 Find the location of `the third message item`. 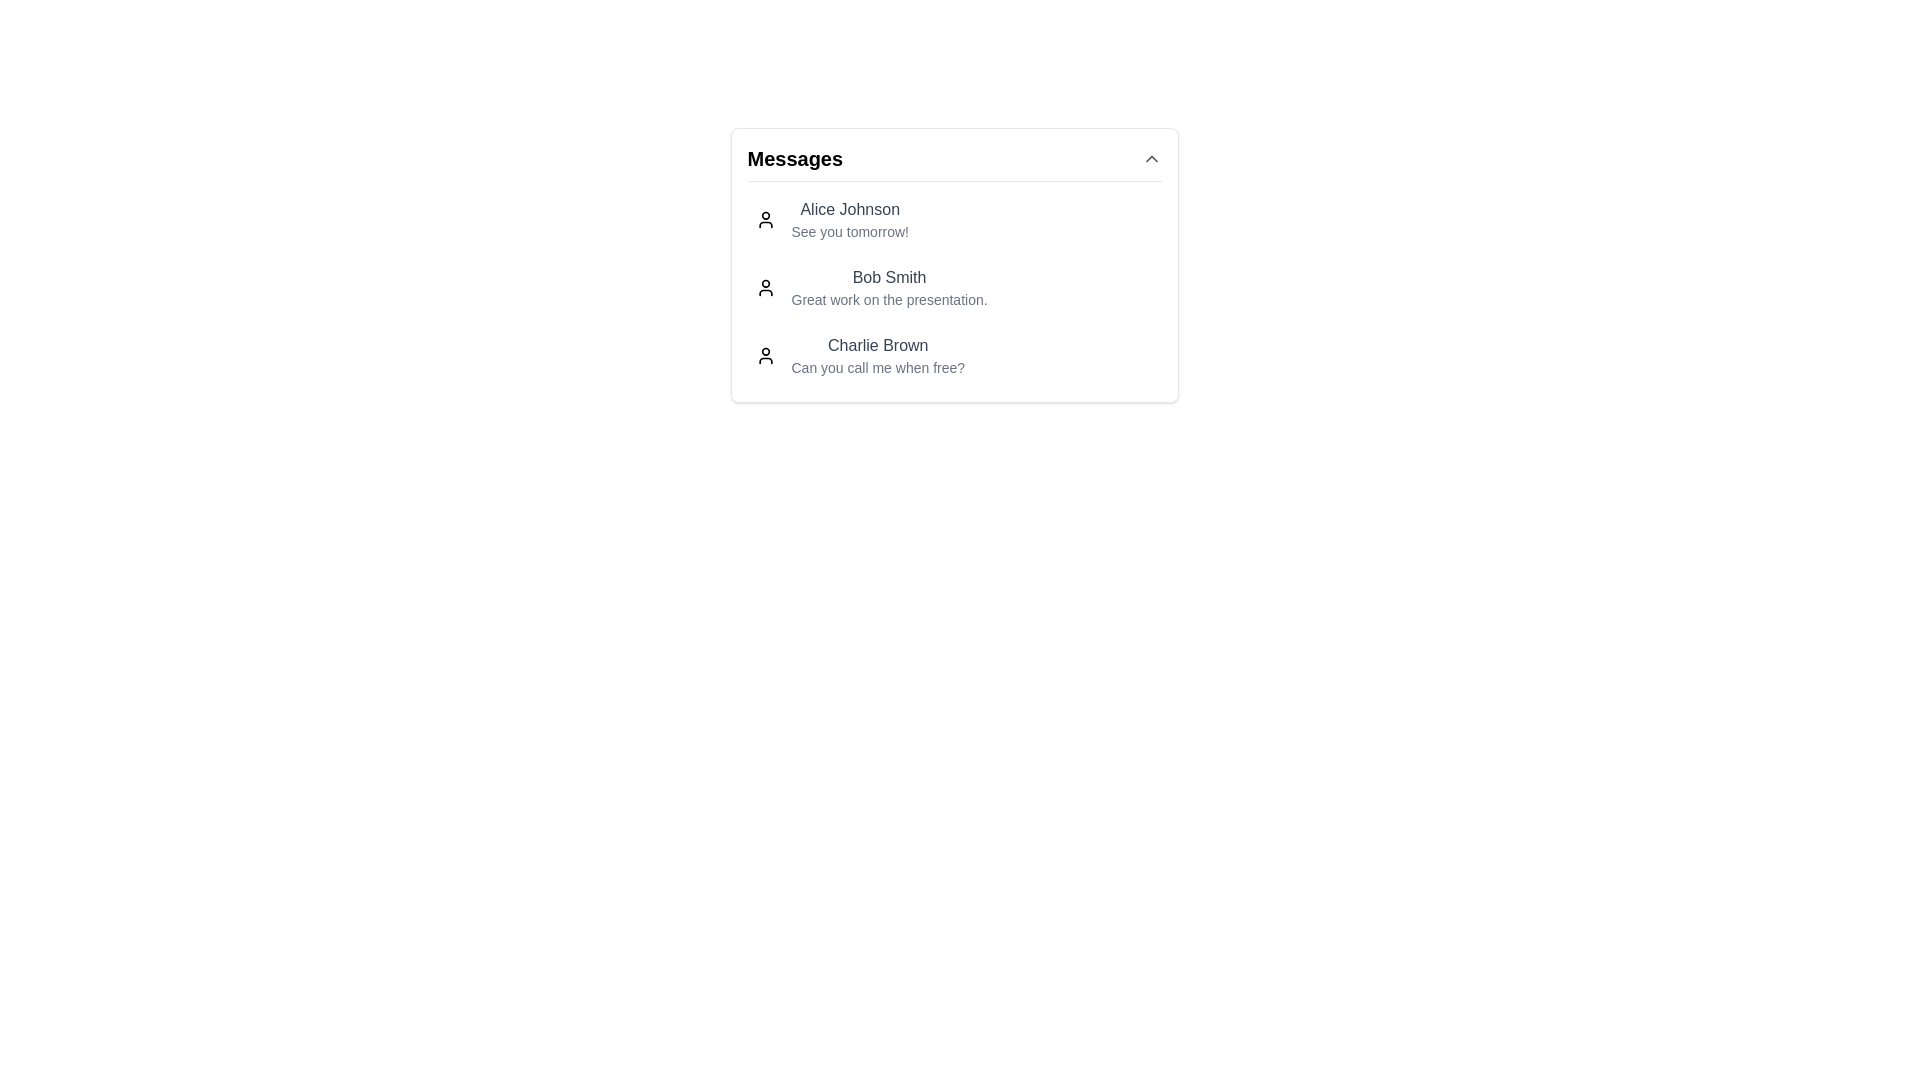

the third message item is located at coordinates (953, 354).